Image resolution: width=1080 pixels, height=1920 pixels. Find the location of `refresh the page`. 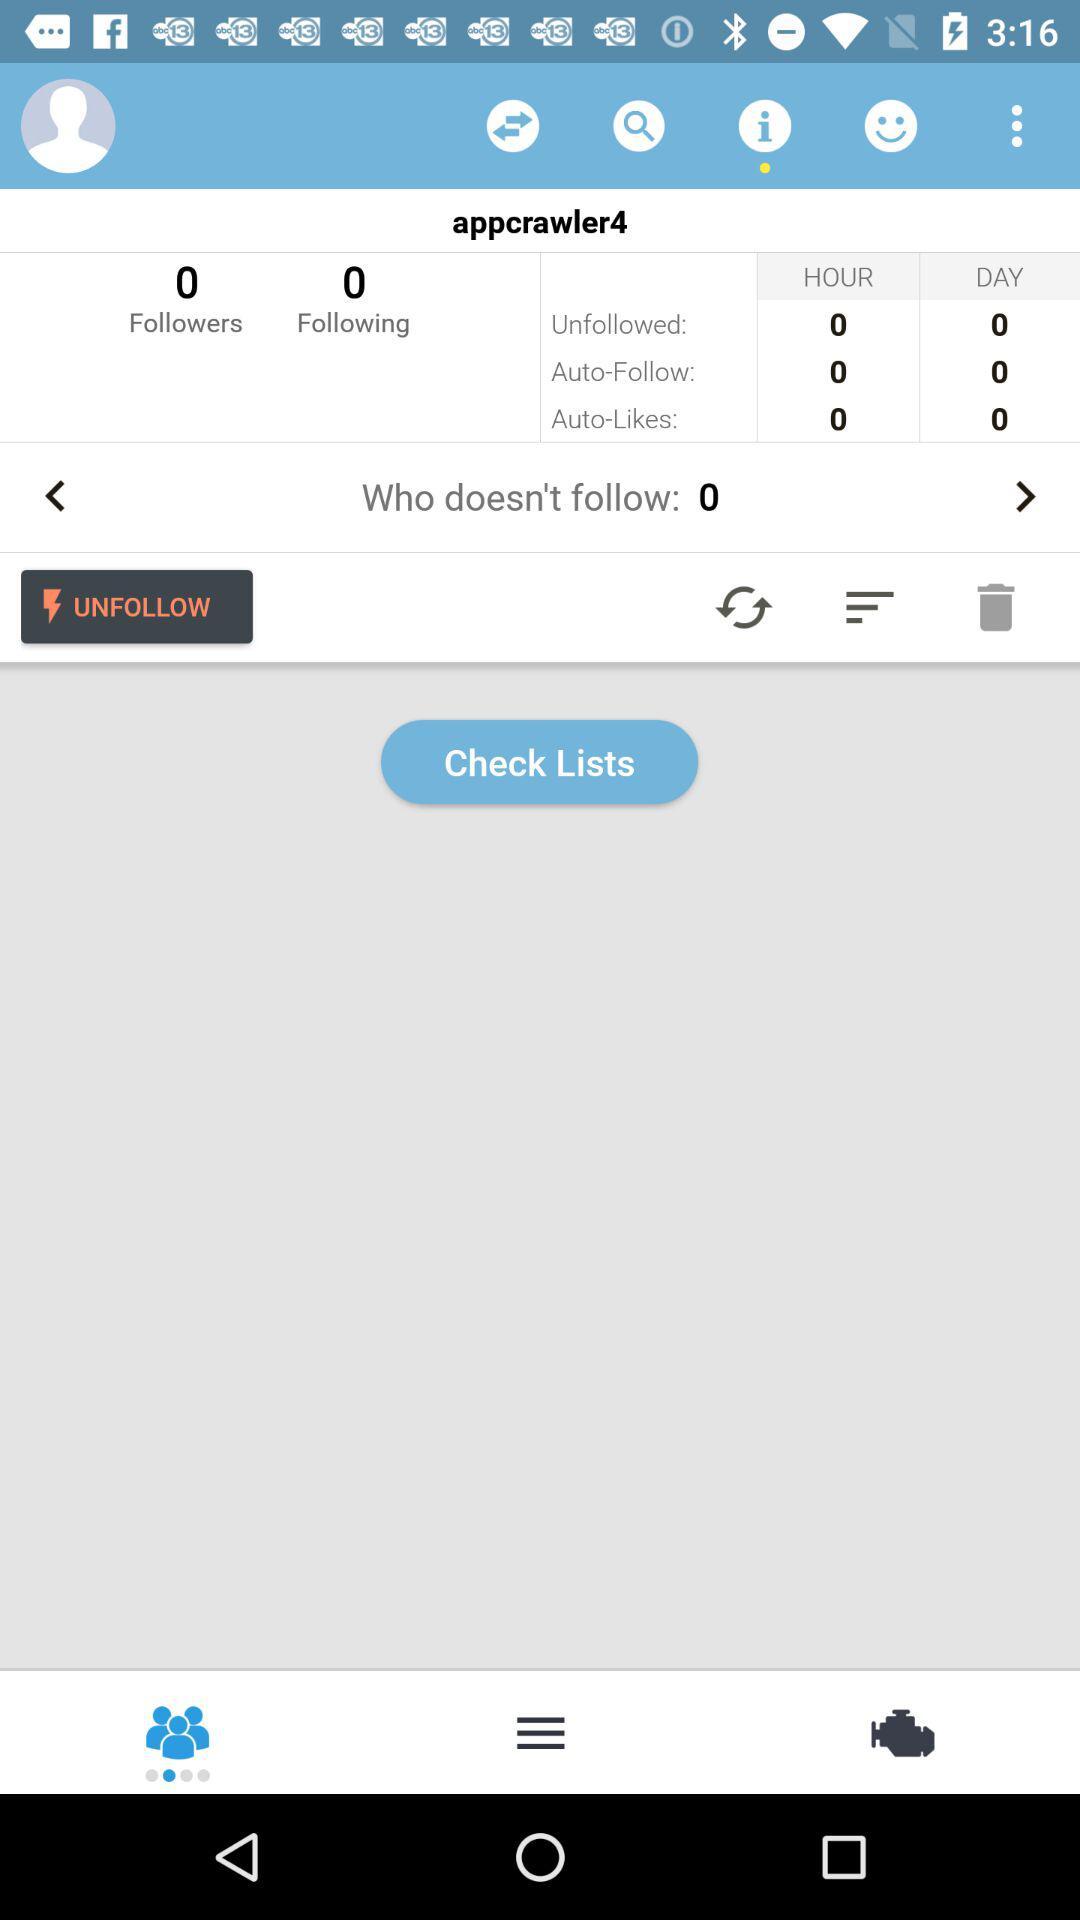

refresh the page is located at coordinates (744, 606).